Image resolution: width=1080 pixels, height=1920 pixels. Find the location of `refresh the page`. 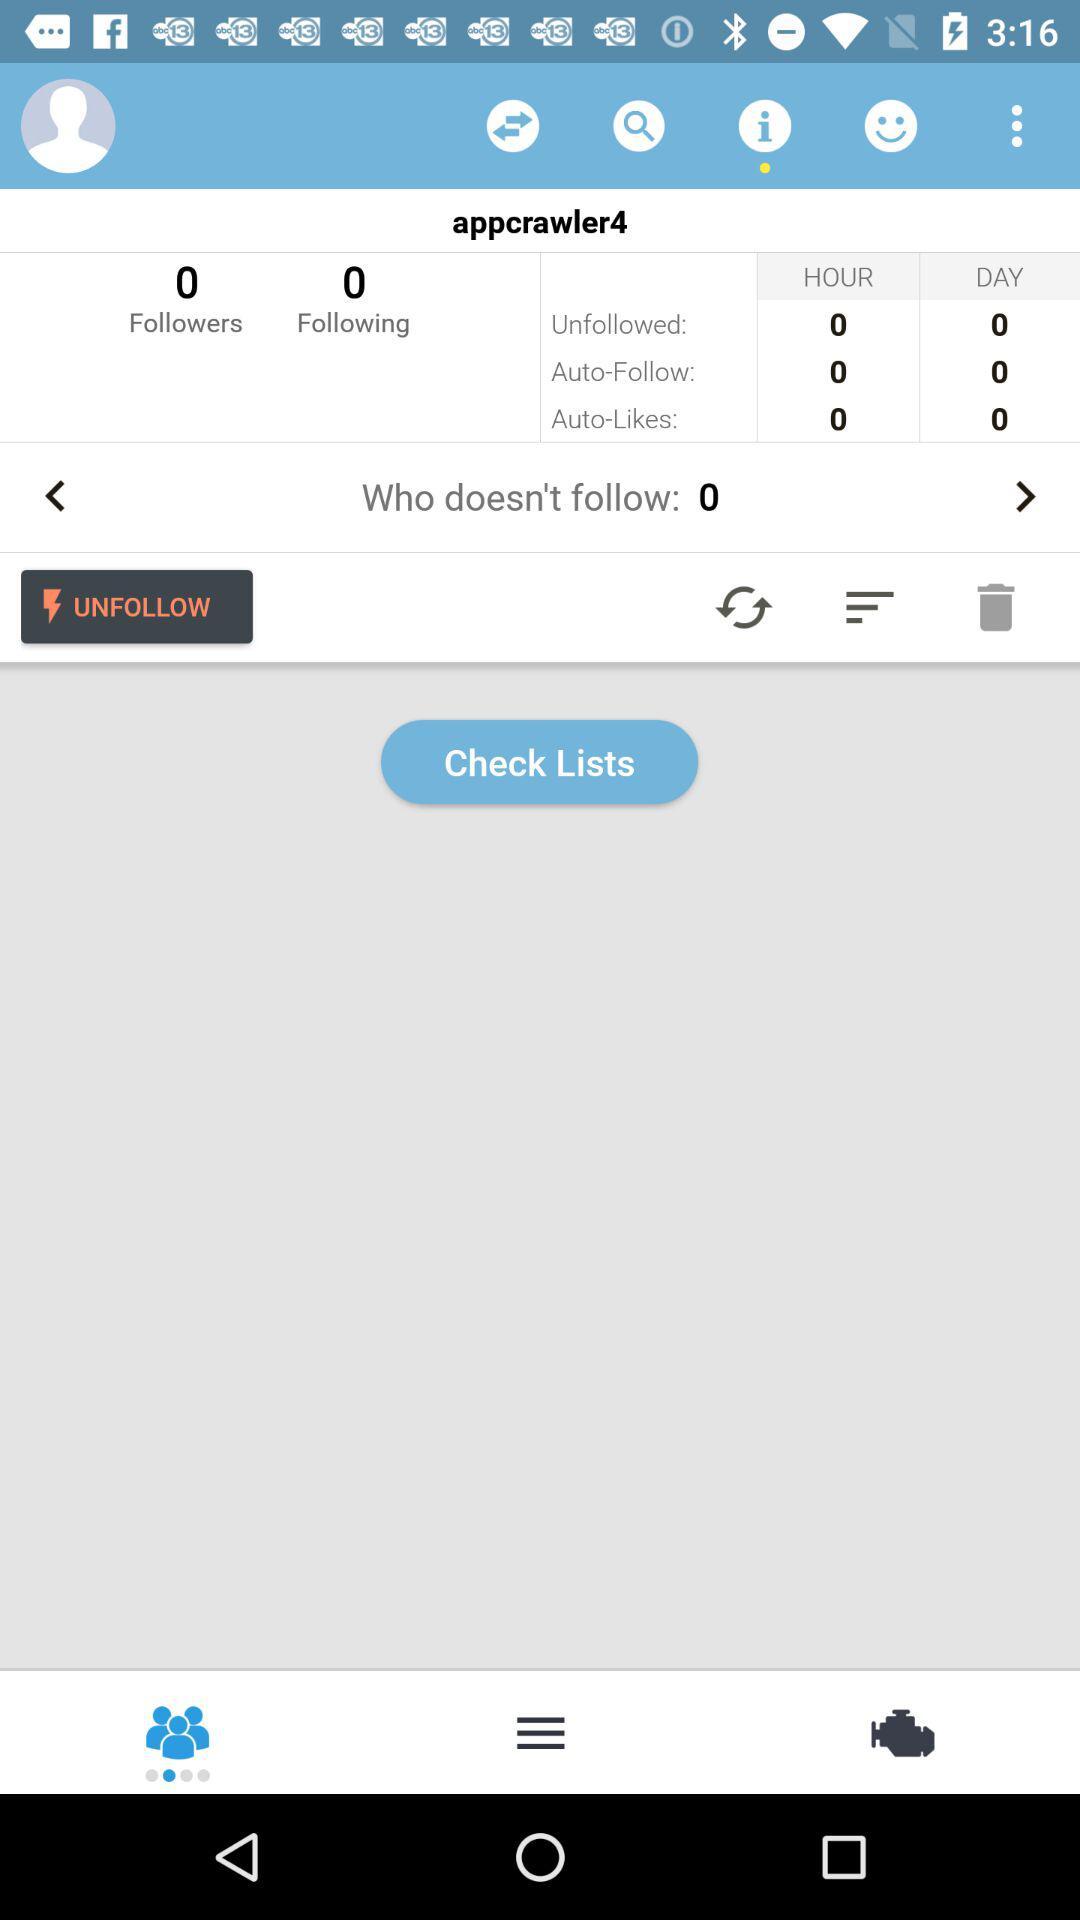

refresh the page is located at coordinates (744, 606).